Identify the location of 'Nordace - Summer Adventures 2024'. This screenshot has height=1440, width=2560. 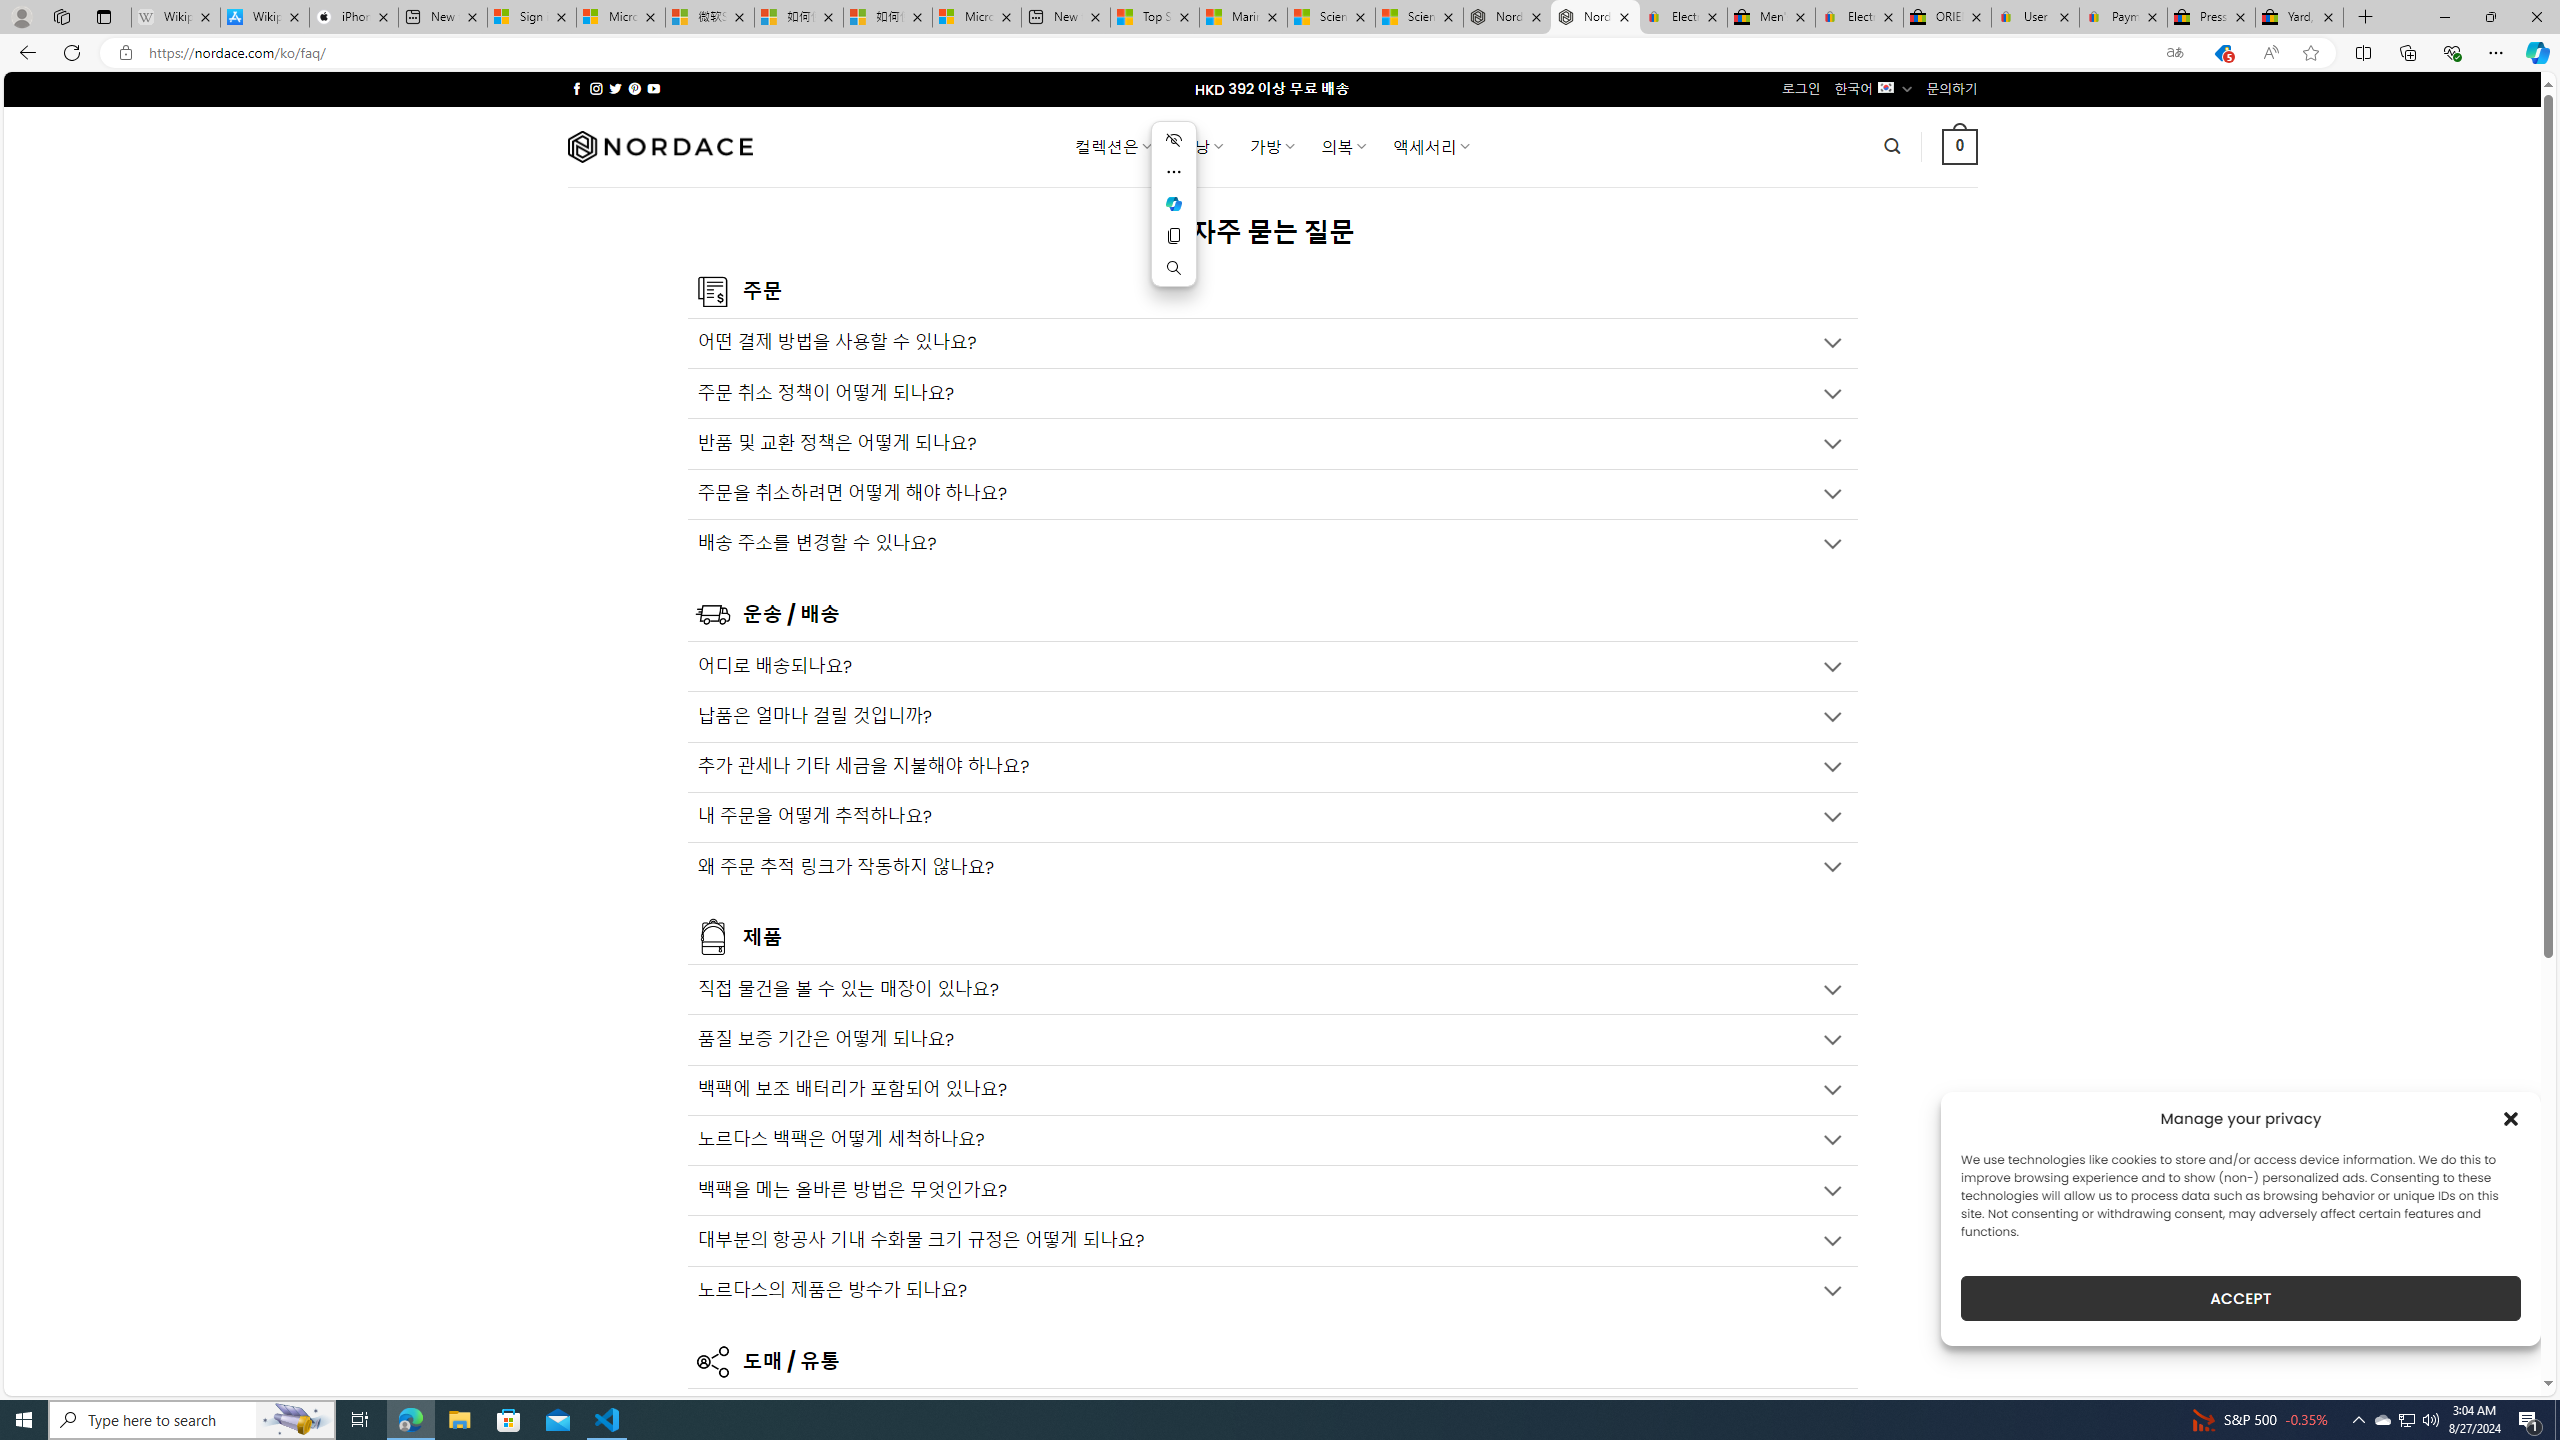
(1505, 16).